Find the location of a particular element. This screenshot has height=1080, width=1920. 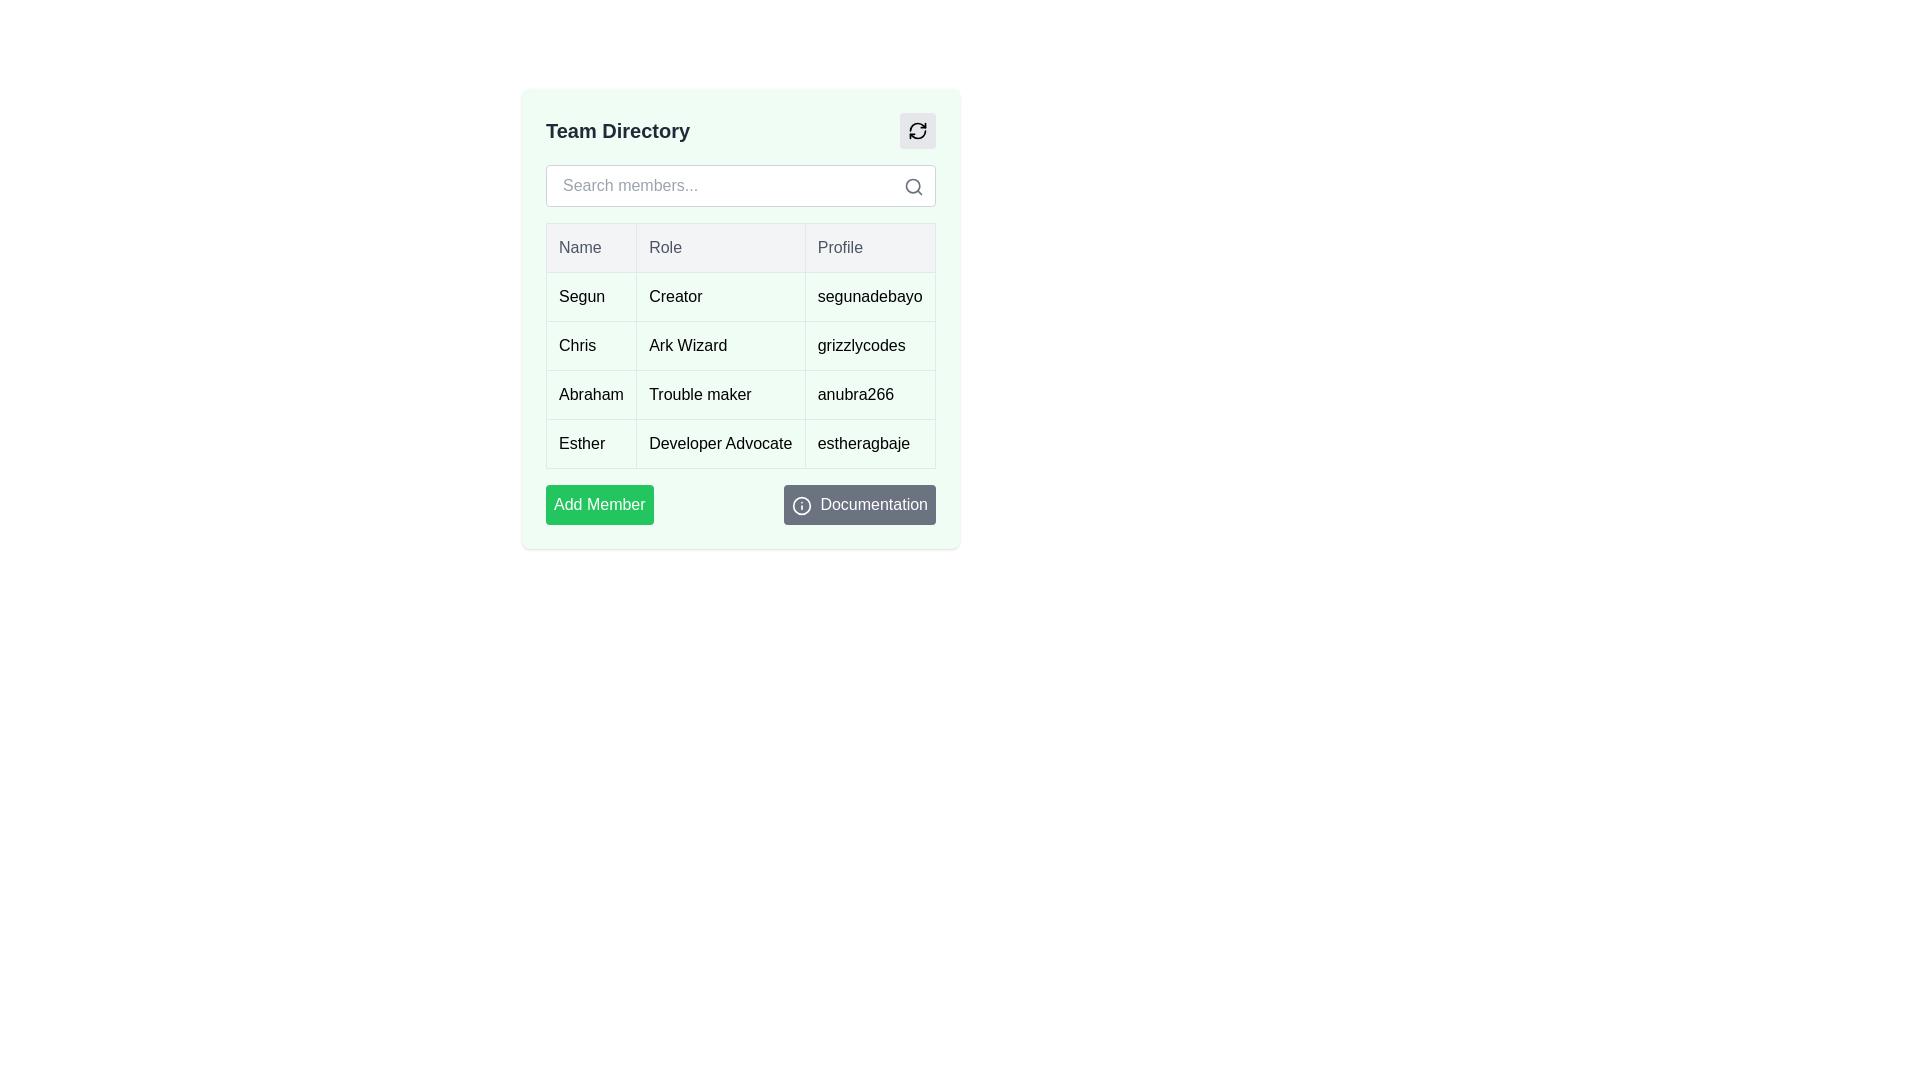

the non-interactive text label displaying the role information 'Trouble maker' located in the second column of the third row of the table, adjacent to the name 'Abraham' is located at coordinates (720, 394).